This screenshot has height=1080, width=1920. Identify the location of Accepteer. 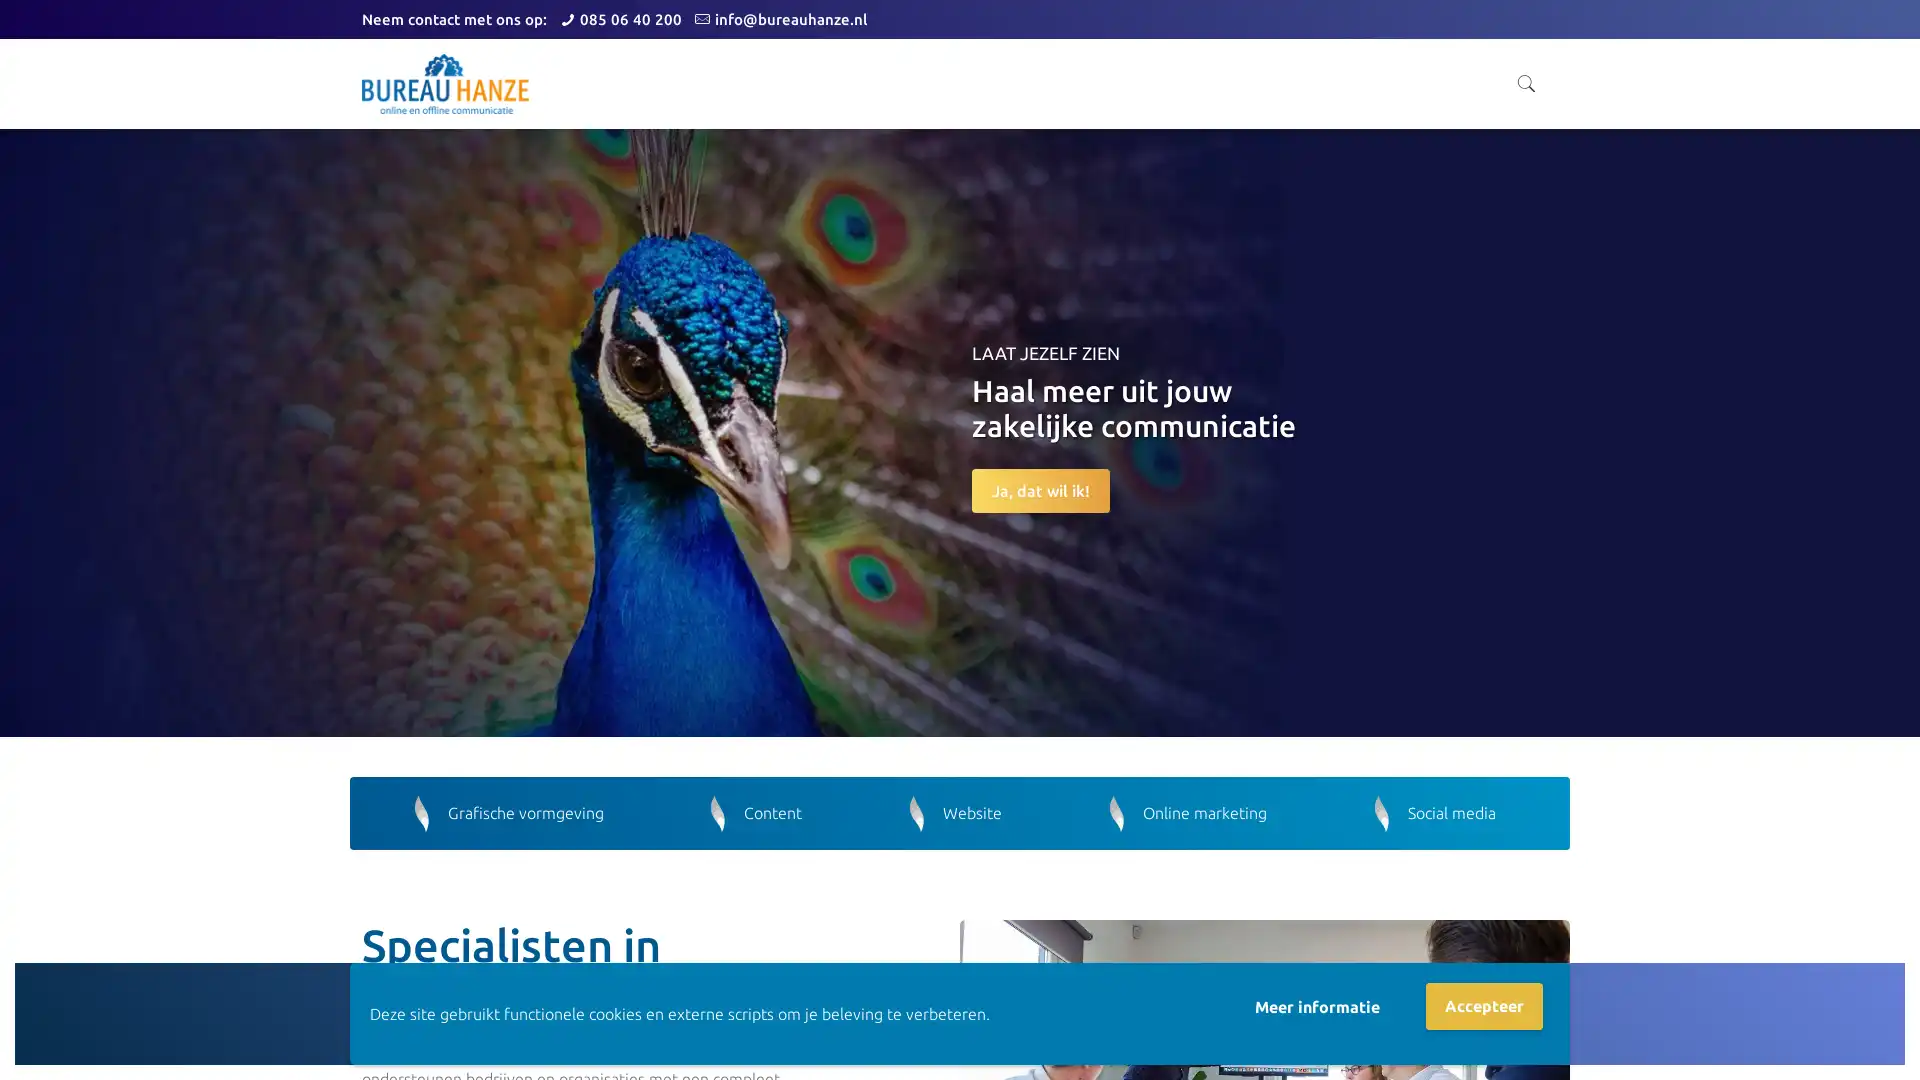
(1484, 1006).